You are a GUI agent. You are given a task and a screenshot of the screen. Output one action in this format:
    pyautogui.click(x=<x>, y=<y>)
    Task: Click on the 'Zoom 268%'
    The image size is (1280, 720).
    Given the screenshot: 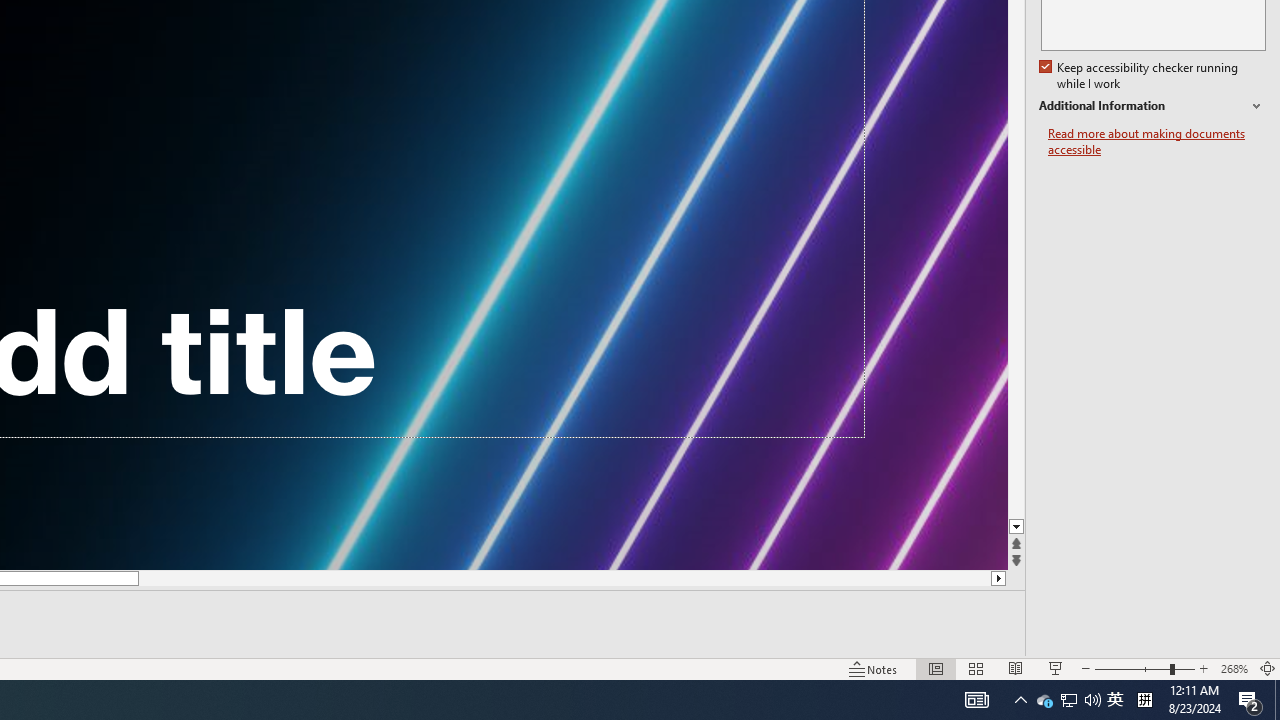 What is the action you would take?
    pyautogui.click(x=1233, y=669)
    